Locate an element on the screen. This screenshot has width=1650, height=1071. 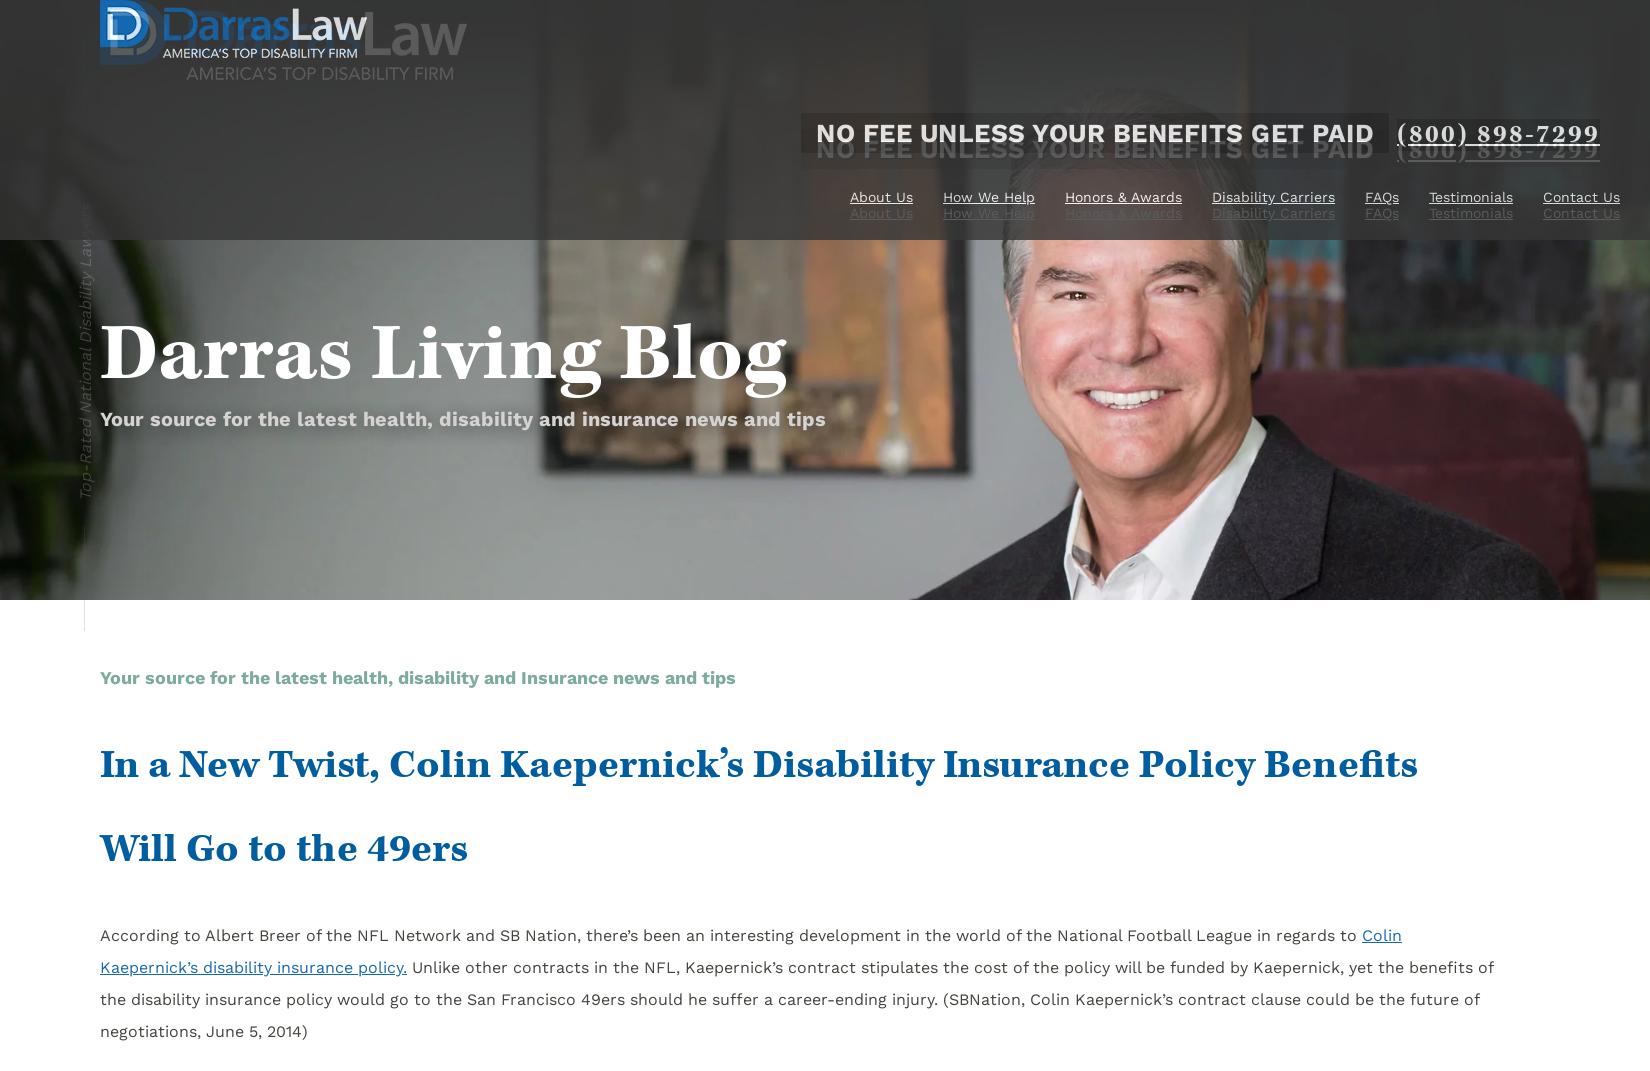
'Unlike other contracts in the NFL, Kaepernick’s contract stipulates the cost of the policy will be funded by Kaepernick, yet the benefits of the disability insurance policy would go to the San Francisco 49ers should he suffer a career-ending injury. (SBNation, Colin Kaepernick’s contract clause could be the future of negotiations, June 5, 2014)' is located at coordinates (795, 999).